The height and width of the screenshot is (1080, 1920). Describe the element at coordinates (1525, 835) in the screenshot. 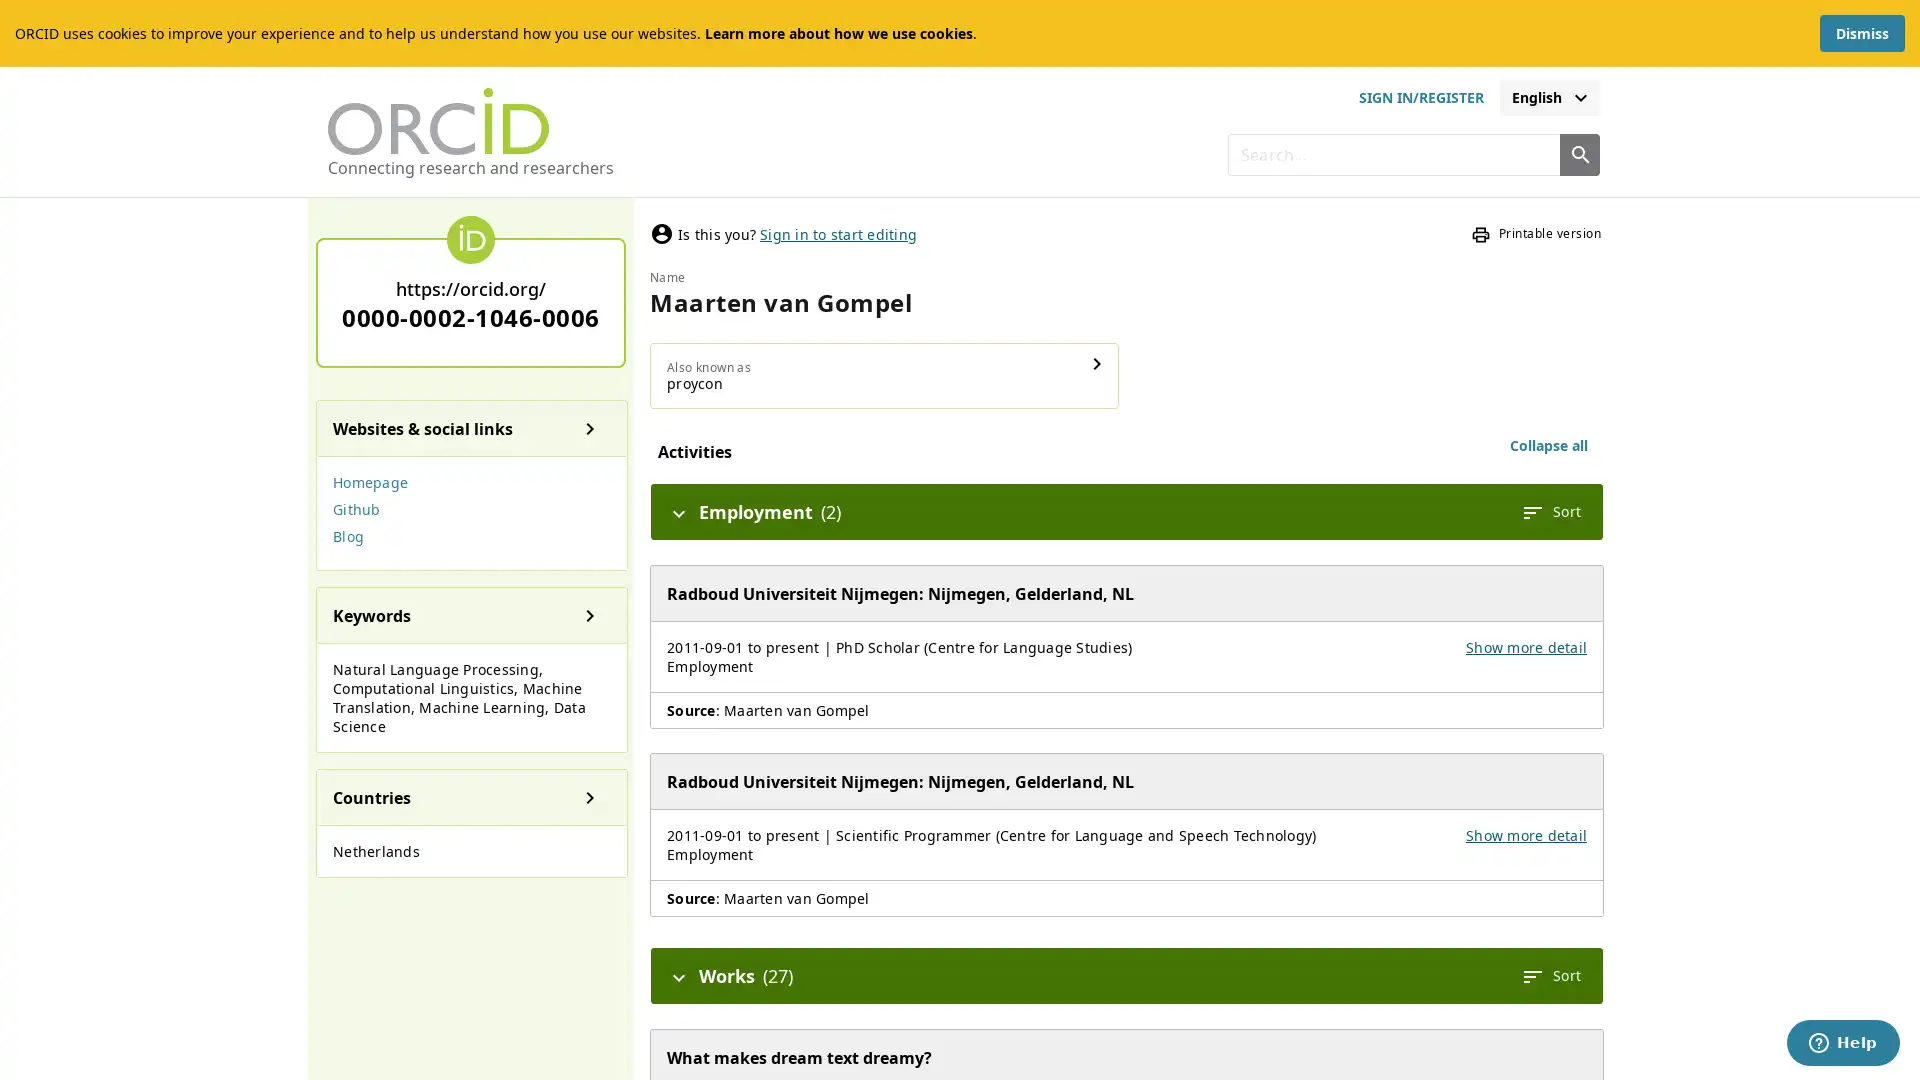

I see `Show more detail` at that location.